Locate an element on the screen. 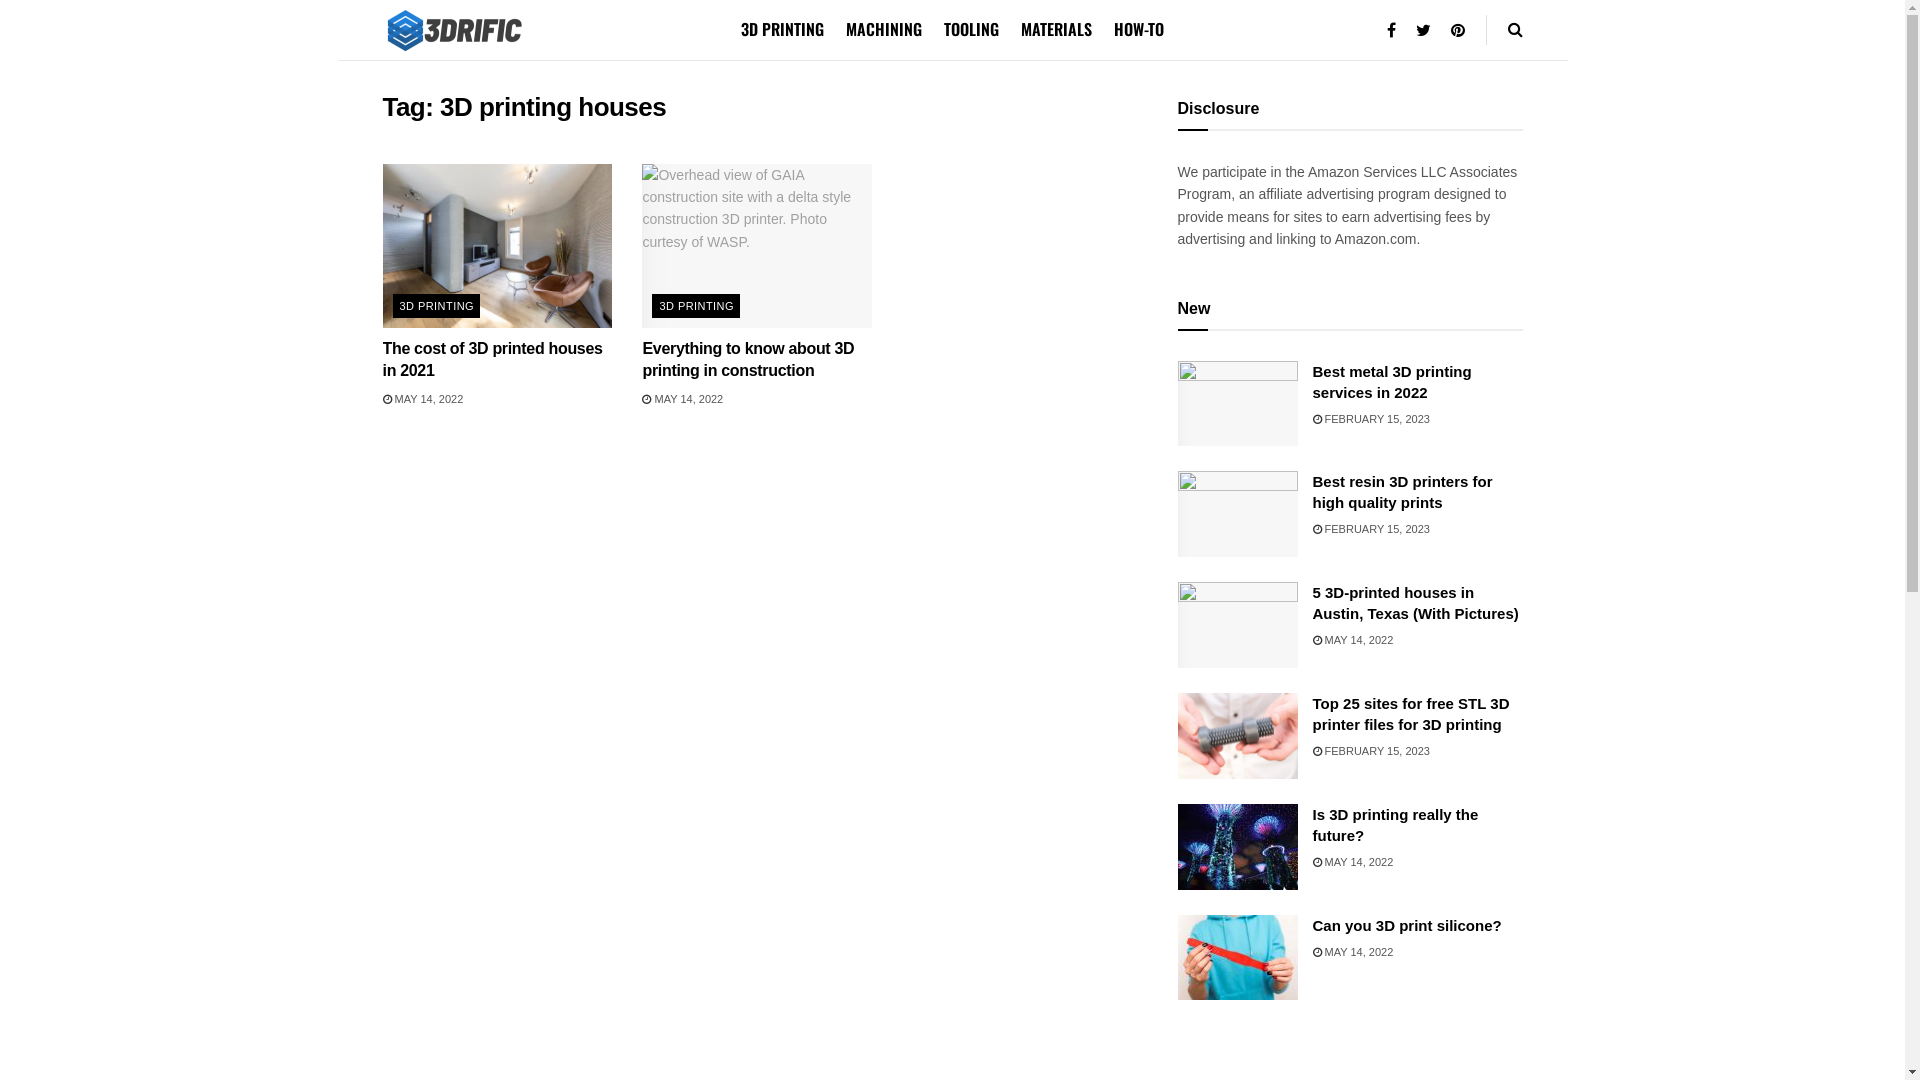 This screenshot has height=1080, width=1920. '3D PRINTING' is located at coordinates (739, 29).